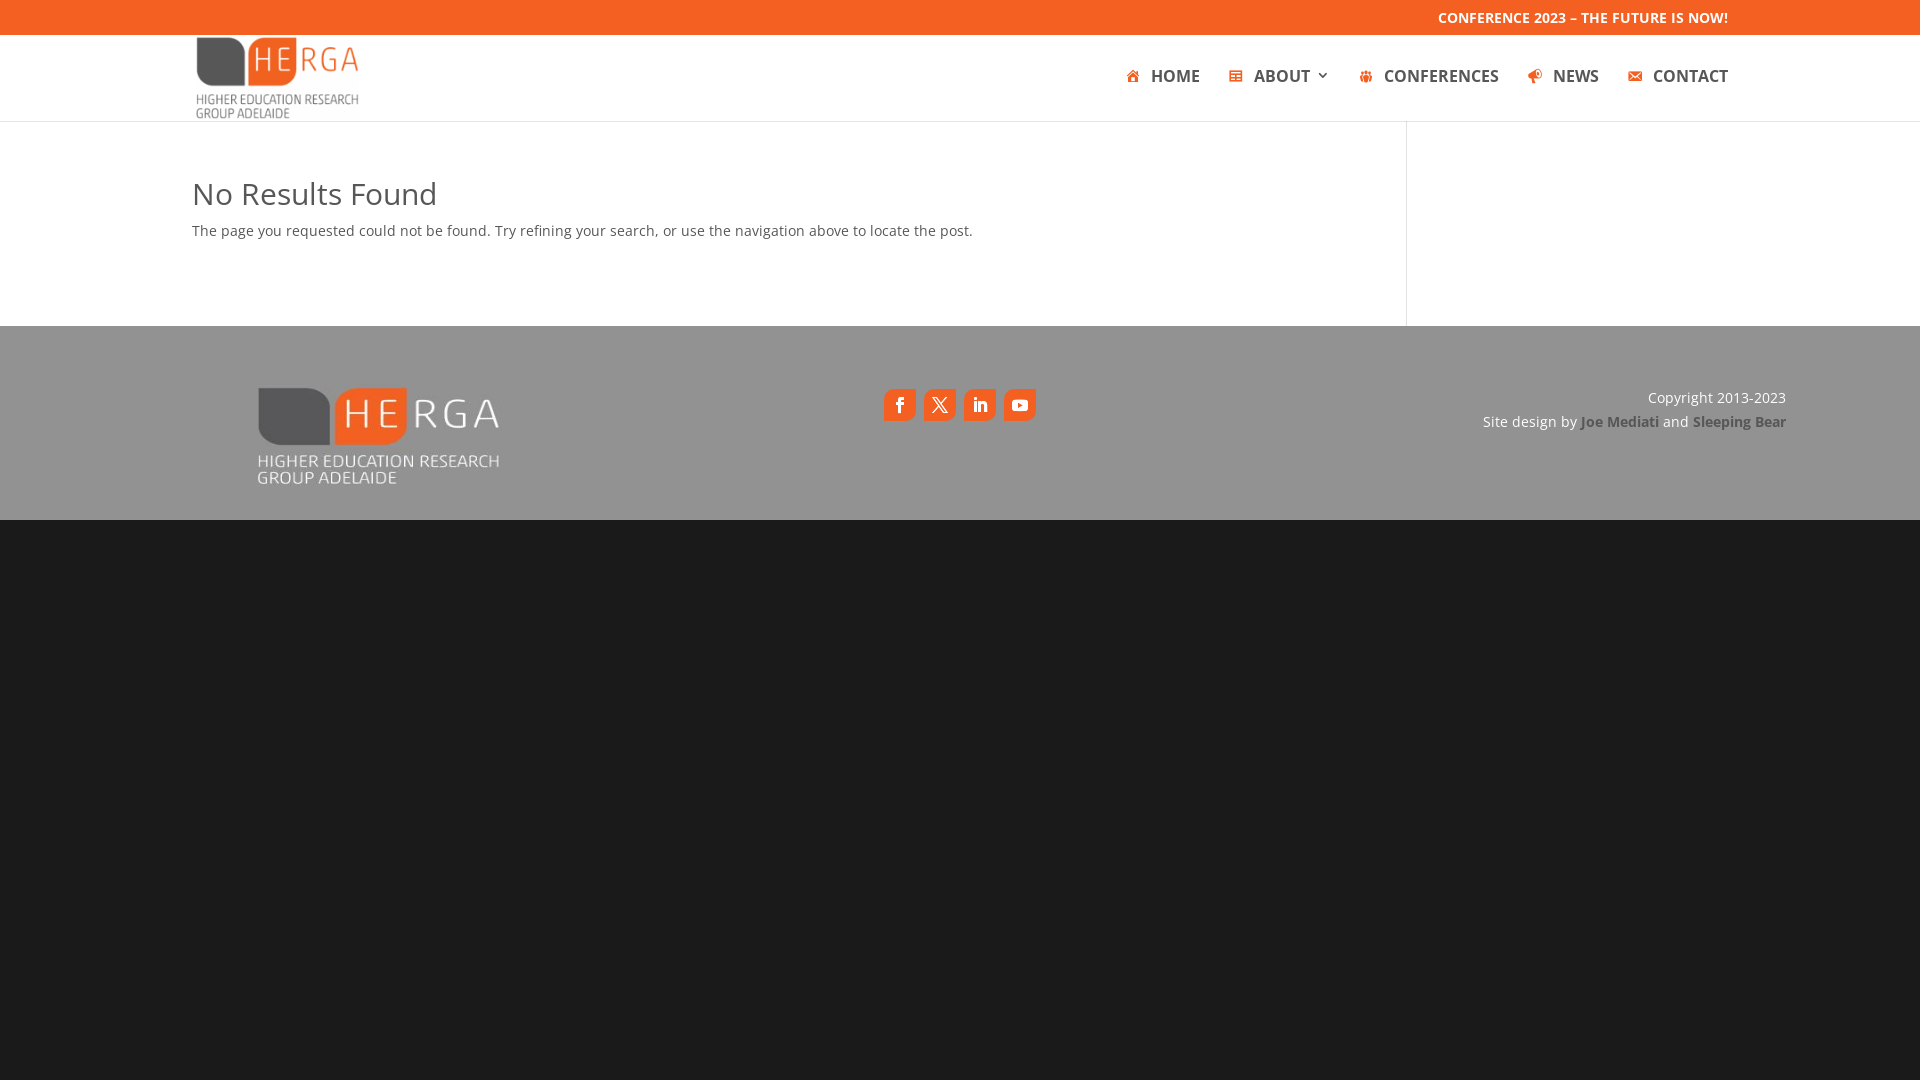 The width and height of the screenshot is (1920, 1080). I want to click on 'Follow on LinkedIn', so click(979, 405).